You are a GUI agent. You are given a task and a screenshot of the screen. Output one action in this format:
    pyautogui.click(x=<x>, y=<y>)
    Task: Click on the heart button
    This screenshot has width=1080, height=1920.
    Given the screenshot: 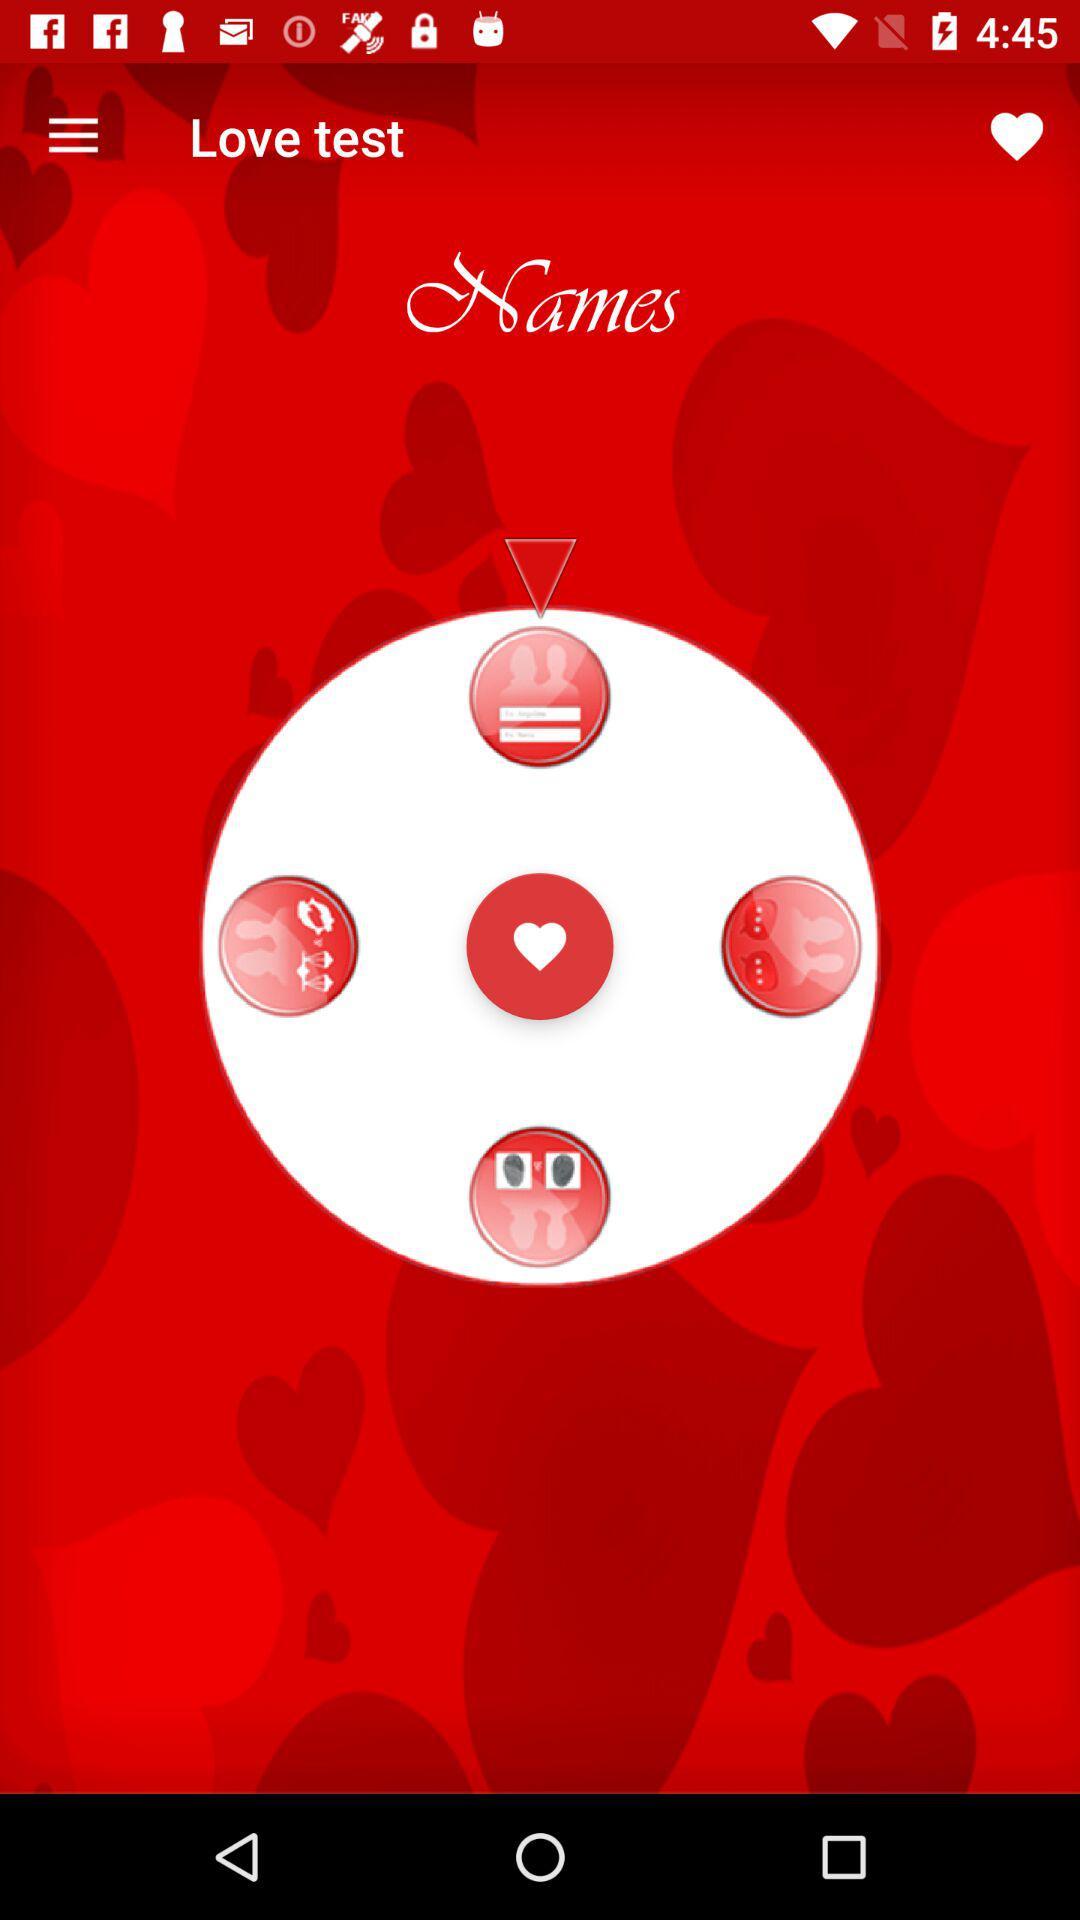 What is the action you would take?
    pyautogui.click(x=540, y=945)
    